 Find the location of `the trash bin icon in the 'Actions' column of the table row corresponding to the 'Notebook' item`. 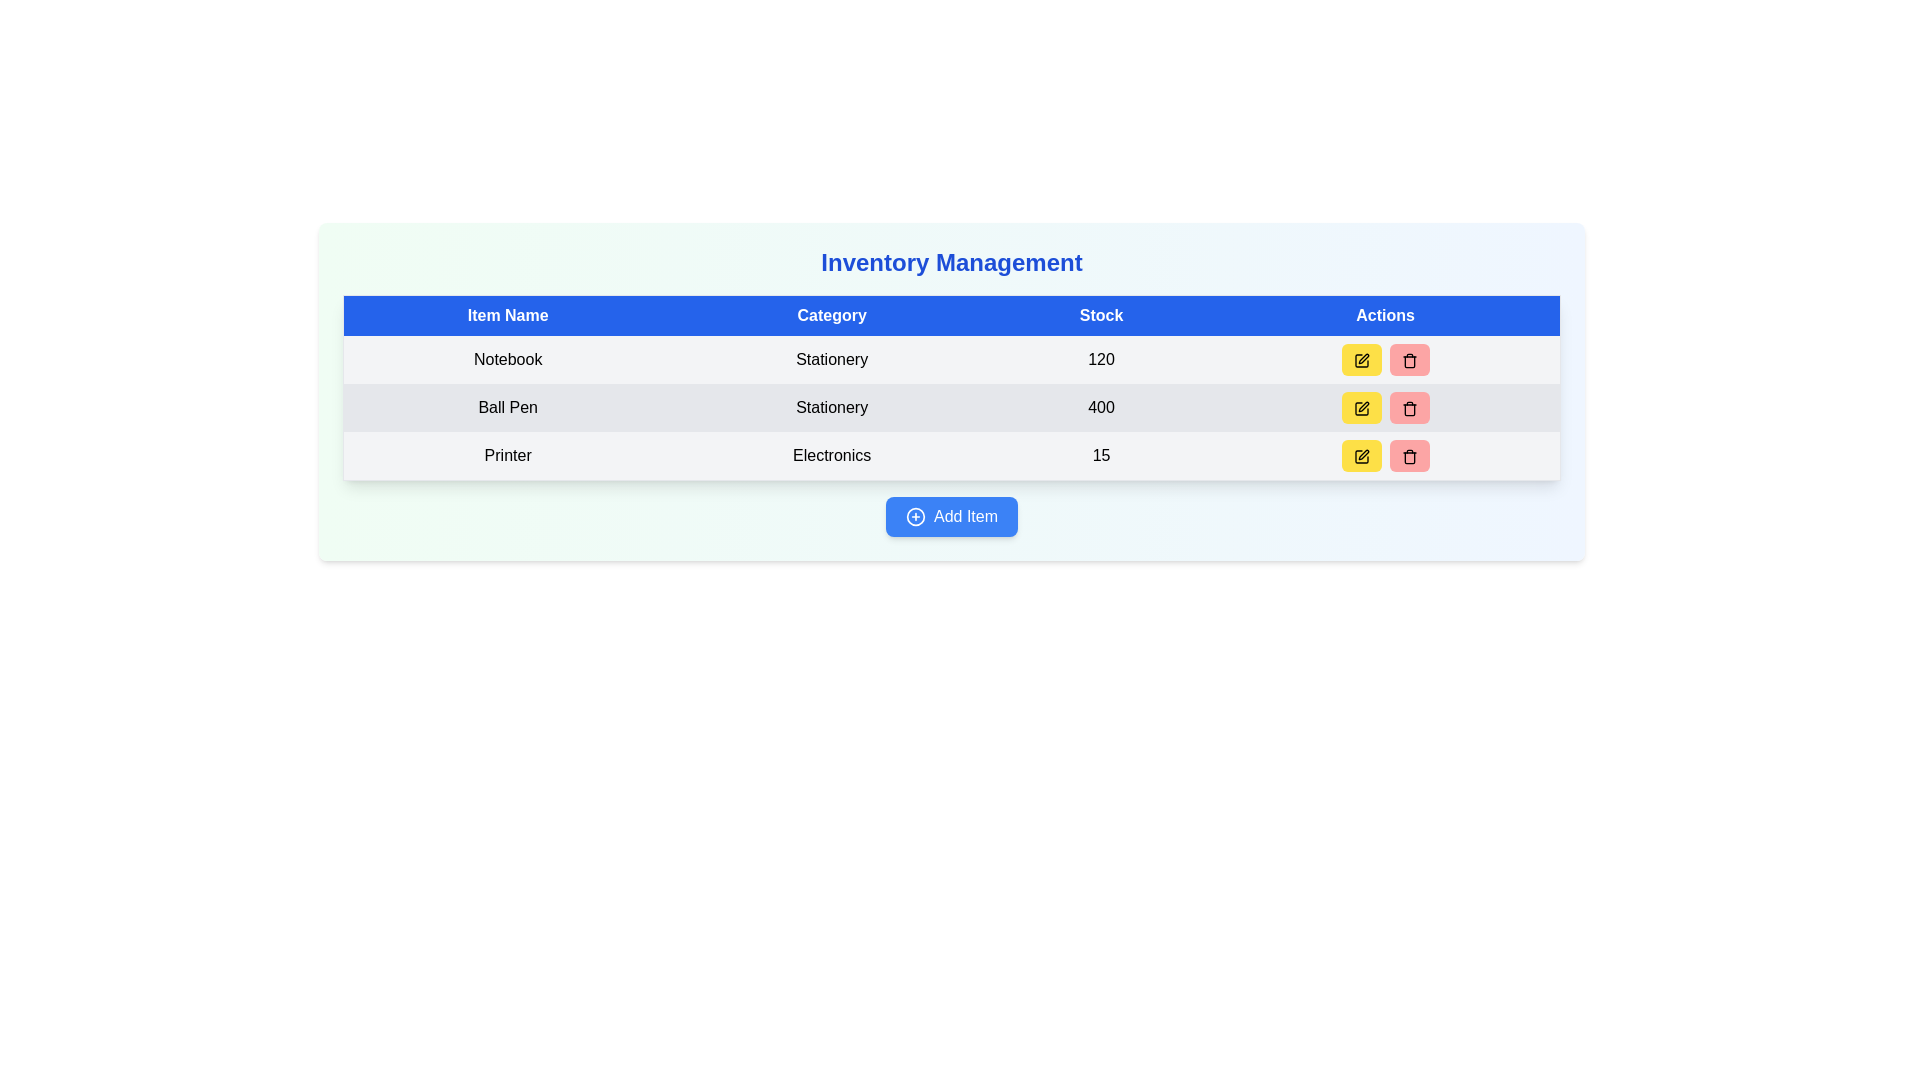

the trash bin icon in the 'Actions' column of the table row corresponding to the 'Notebook' item is located at coordinates (1408, 362).